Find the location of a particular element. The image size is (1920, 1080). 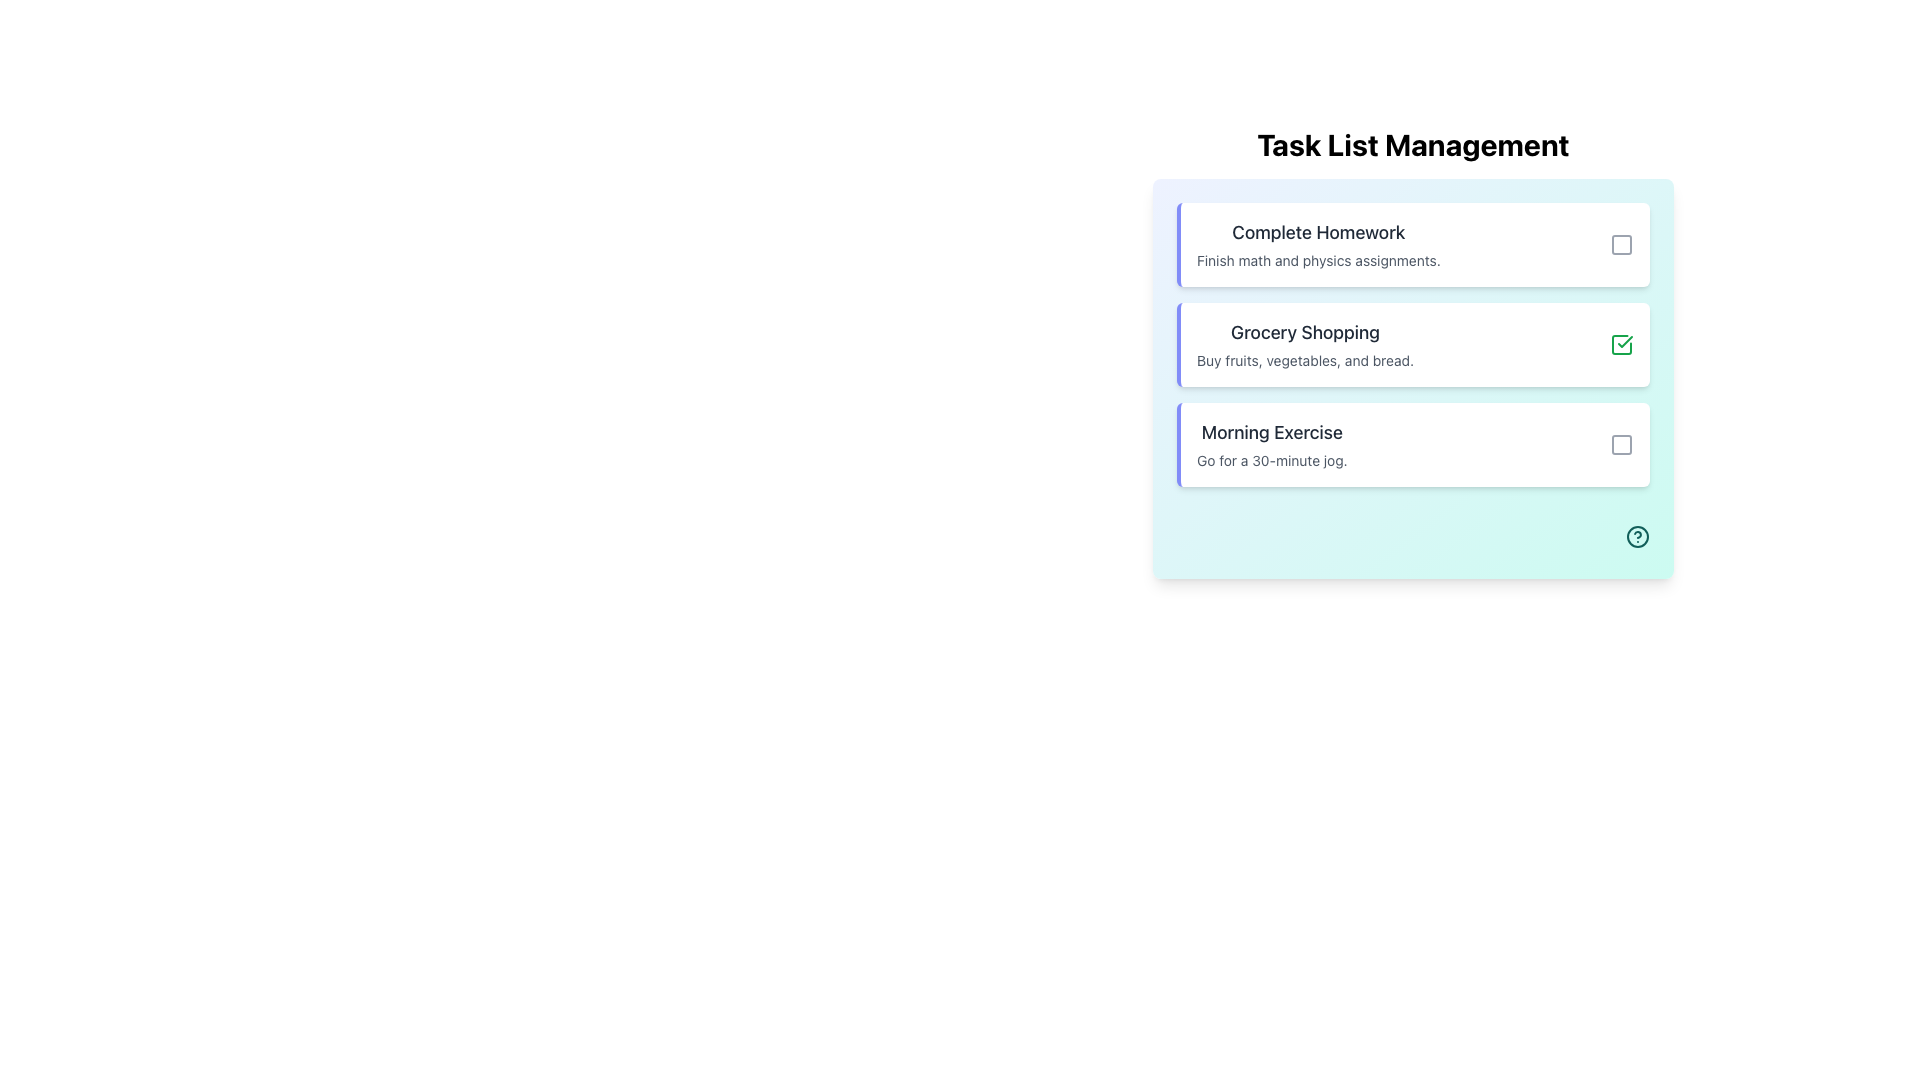

the help or information indicator icon located at the bottom-right corner of the card layout, adjacent to the task list is located at coordinates (1637, 535).